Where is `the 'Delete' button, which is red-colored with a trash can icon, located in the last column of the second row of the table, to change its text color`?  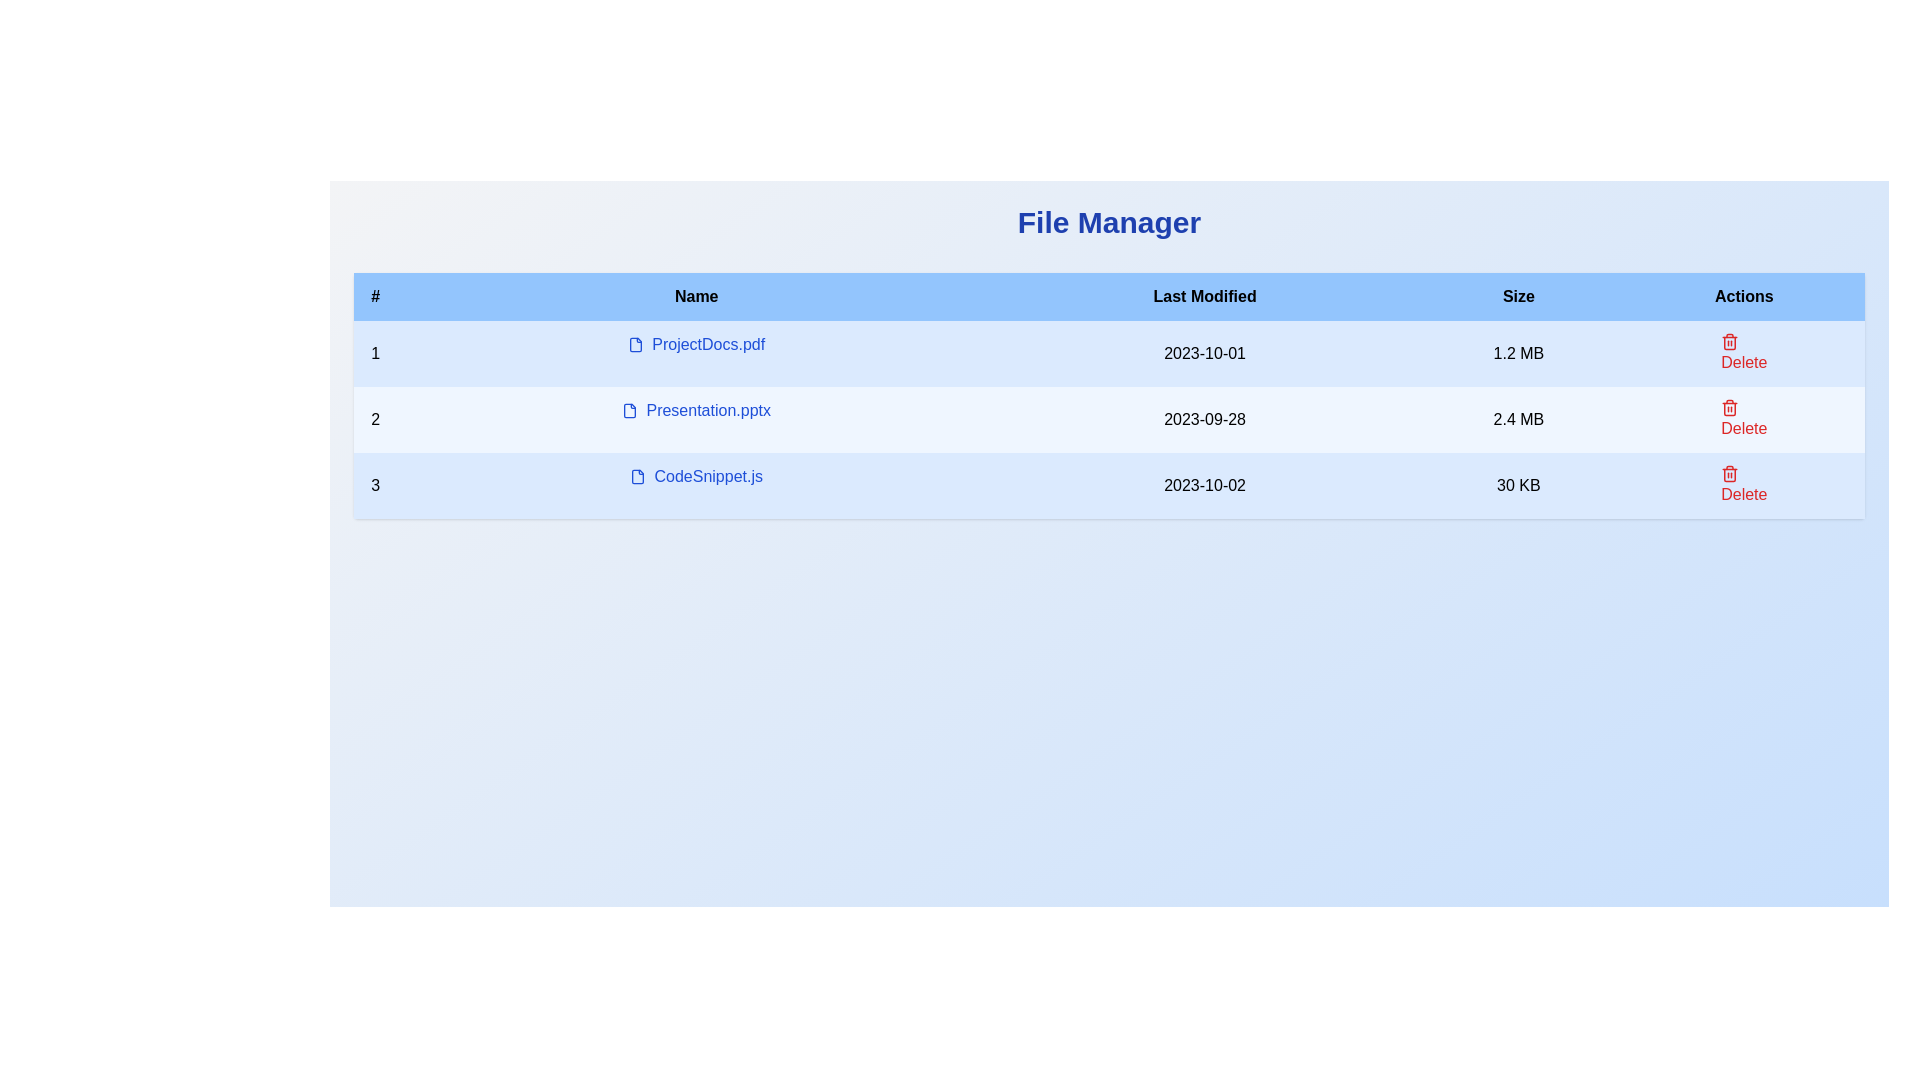
the 'Delete' button, which is red-colored with a trash can icon, located in the last column of the second row of the table, to change its text color is located at coordinates (1743, 419).